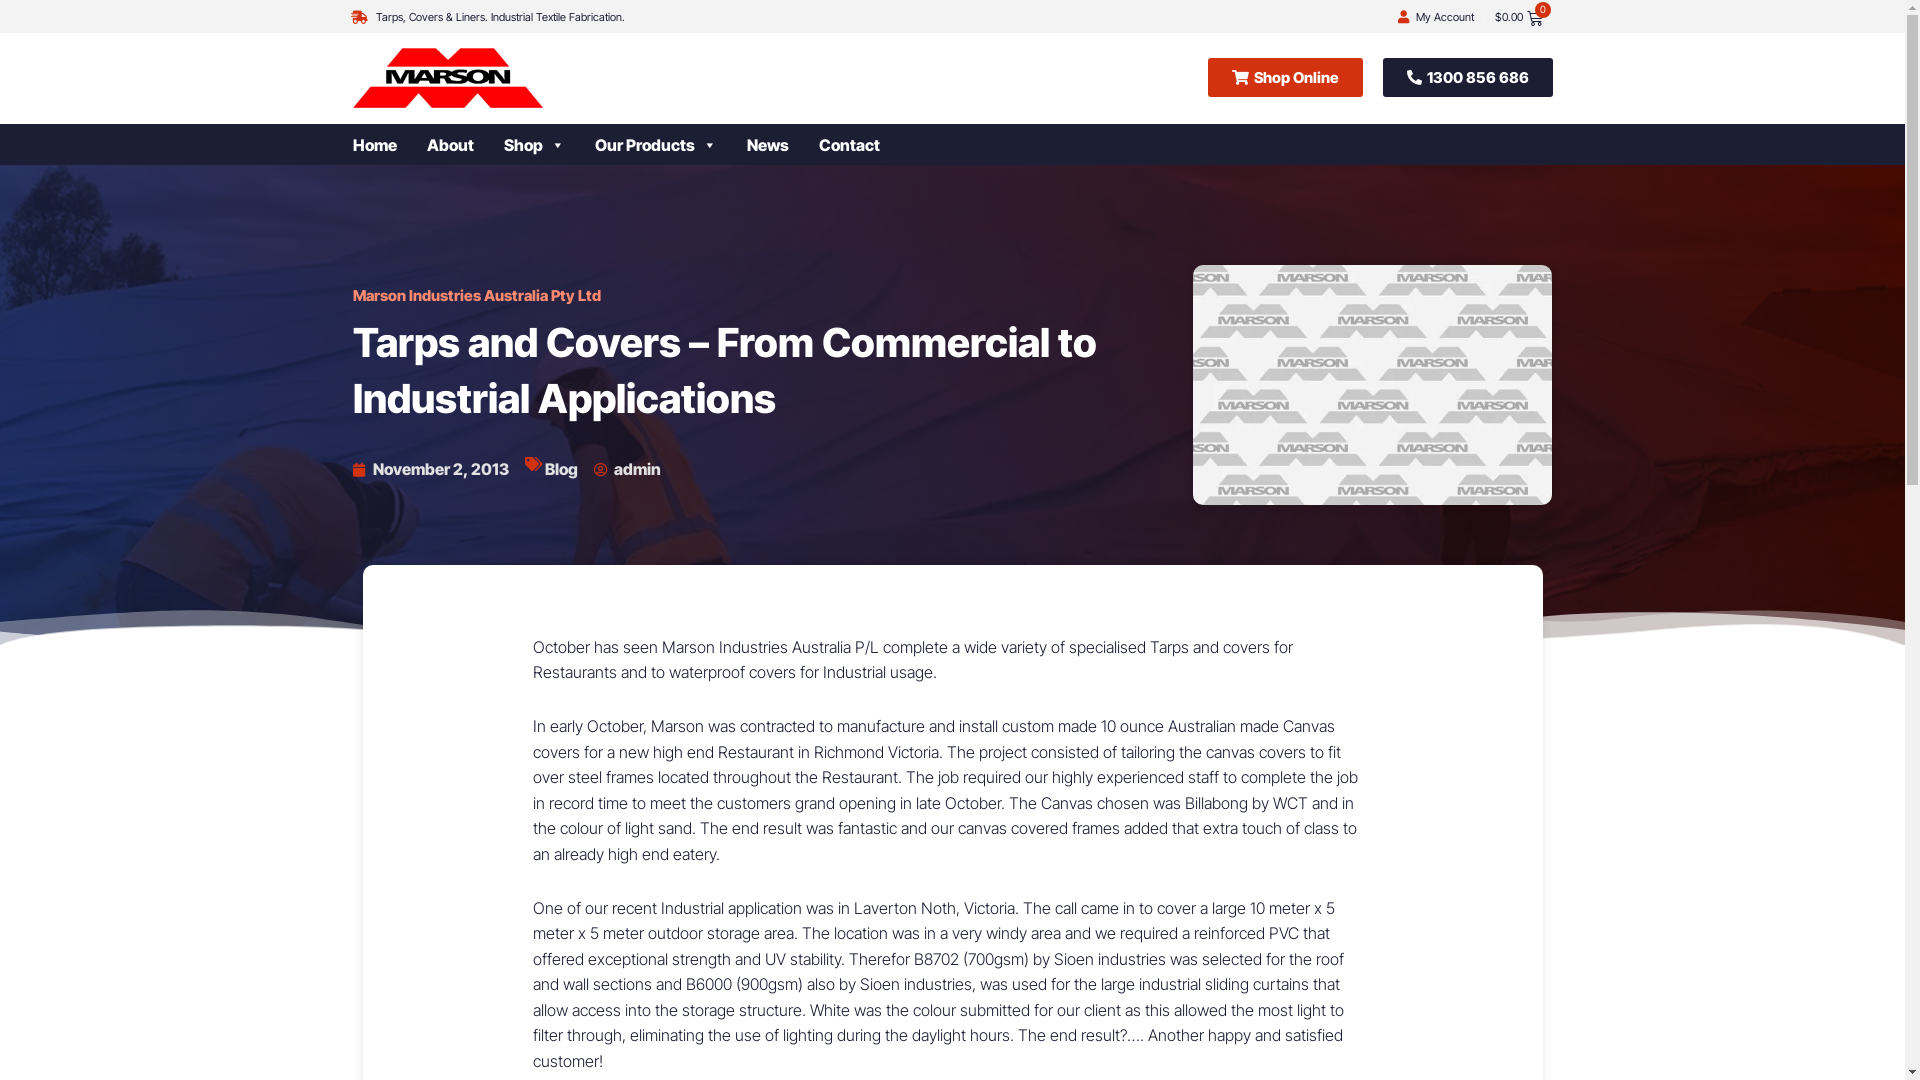 Image resolution: width=1920 pixels, height=1080 pixels. What do you see at coordinates (549, 144) in the screenshot?
I see `'Shop'` at bounding box center [549, 144].